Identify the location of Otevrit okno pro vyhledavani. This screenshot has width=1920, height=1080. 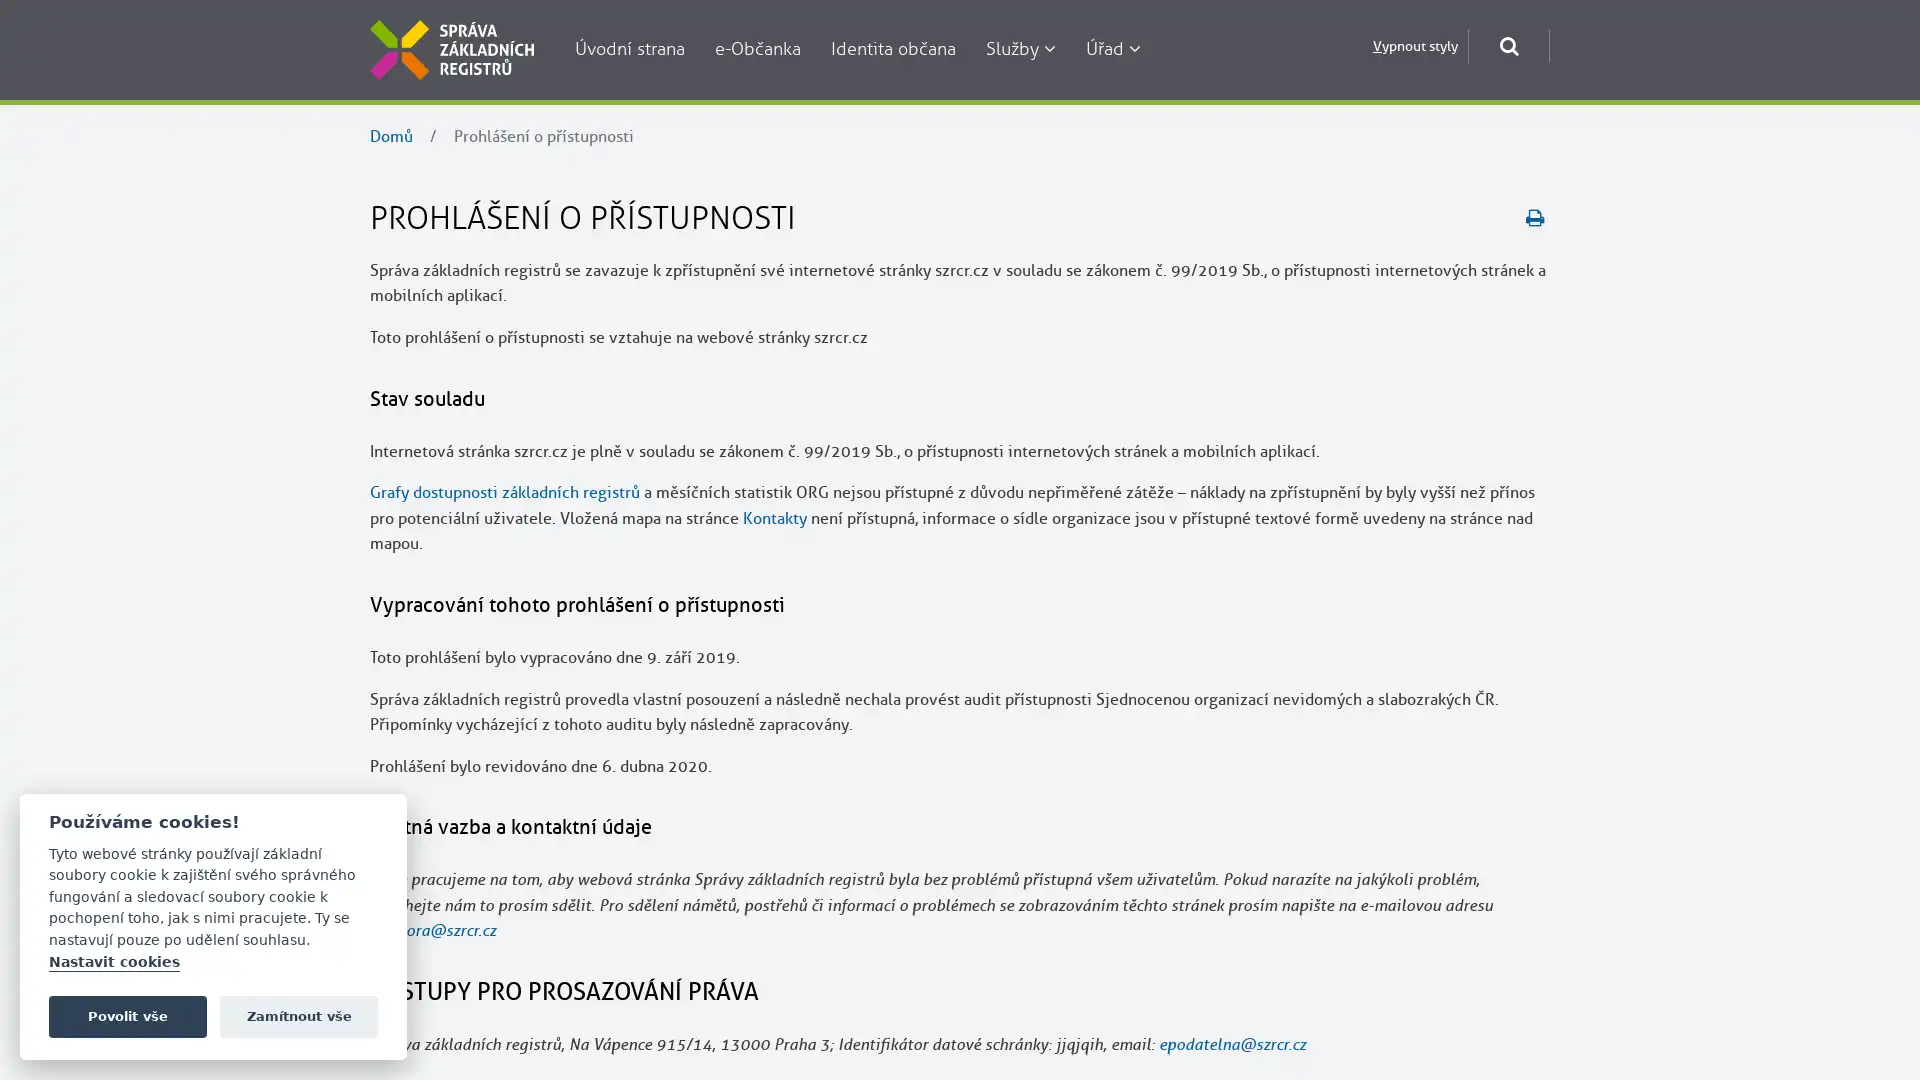
(1508, 45).